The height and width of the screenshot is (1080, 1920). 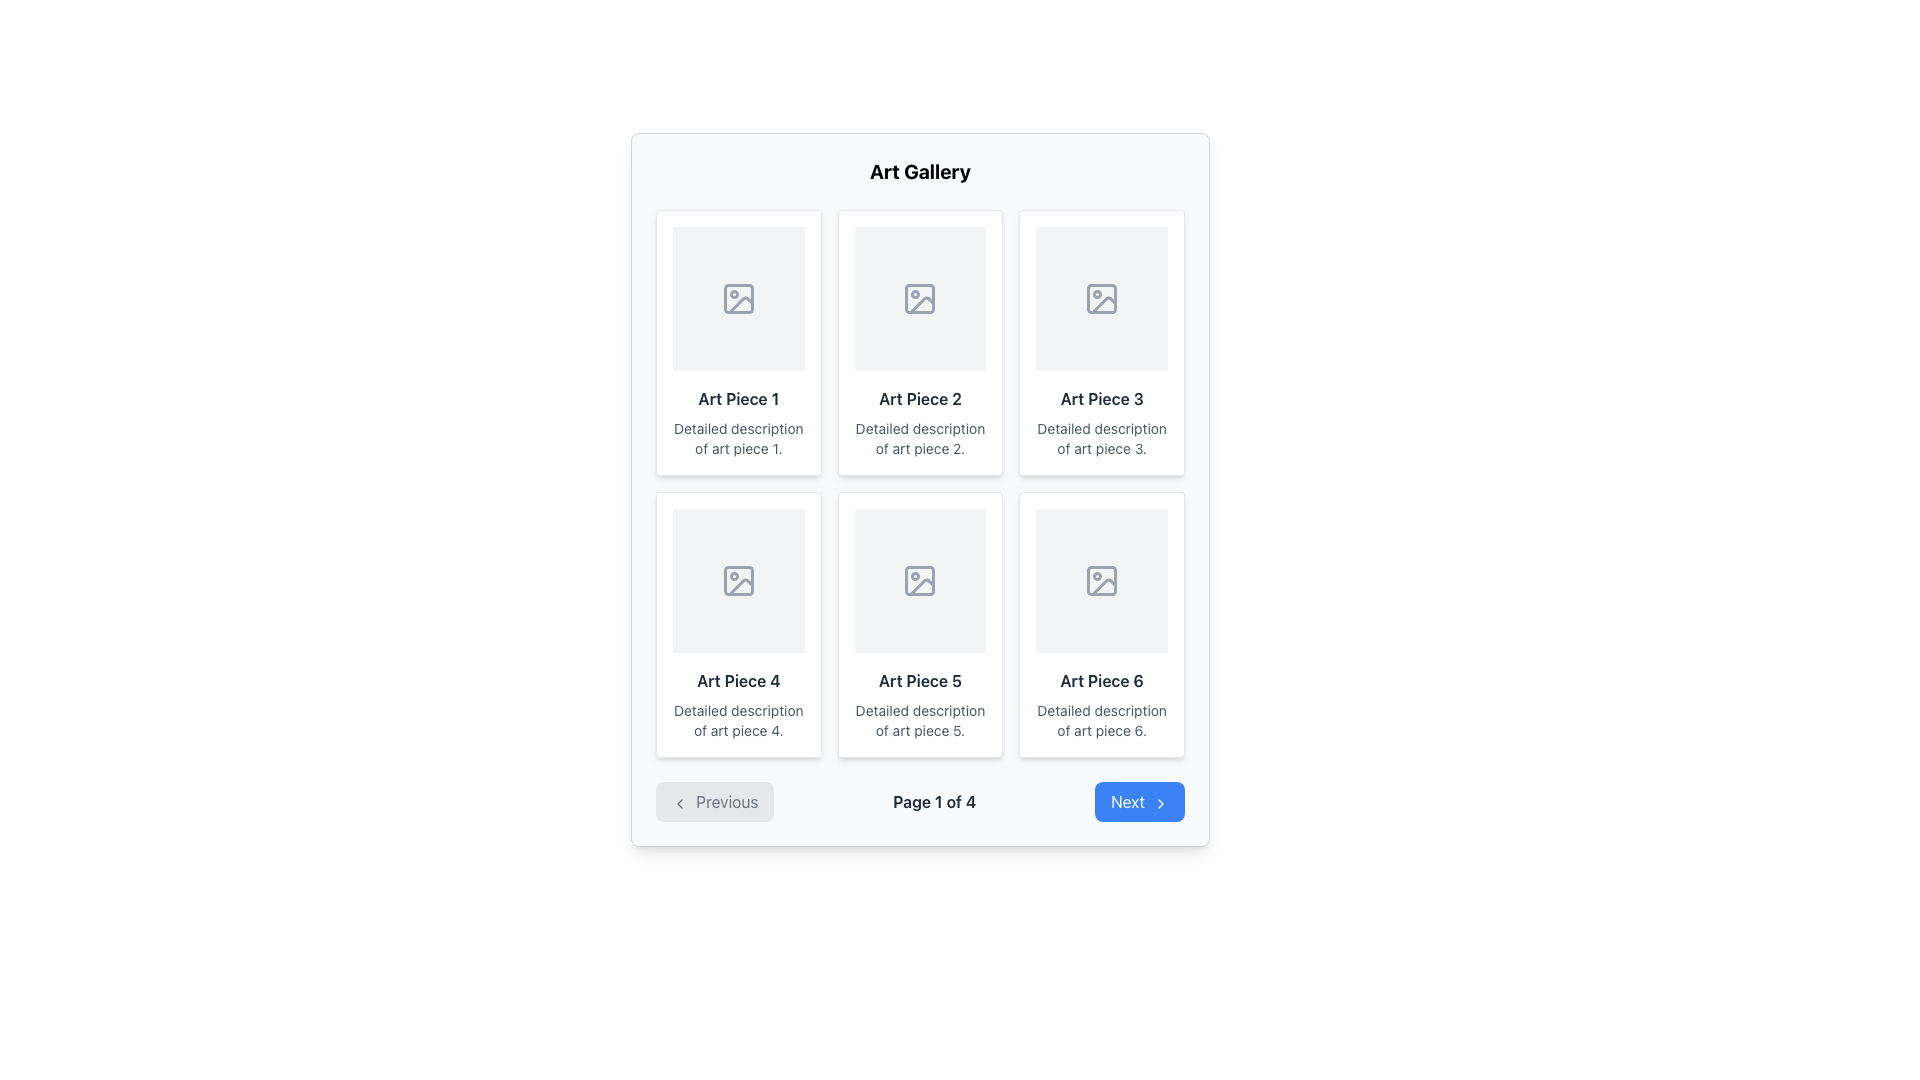 I want to click on text label displaying 'Art Piece 4', which is styled in a bold font and dark gray color, located at the bottom-center of a card in the second row and first column of a 3x2 grid, so click(x=737, y=680).